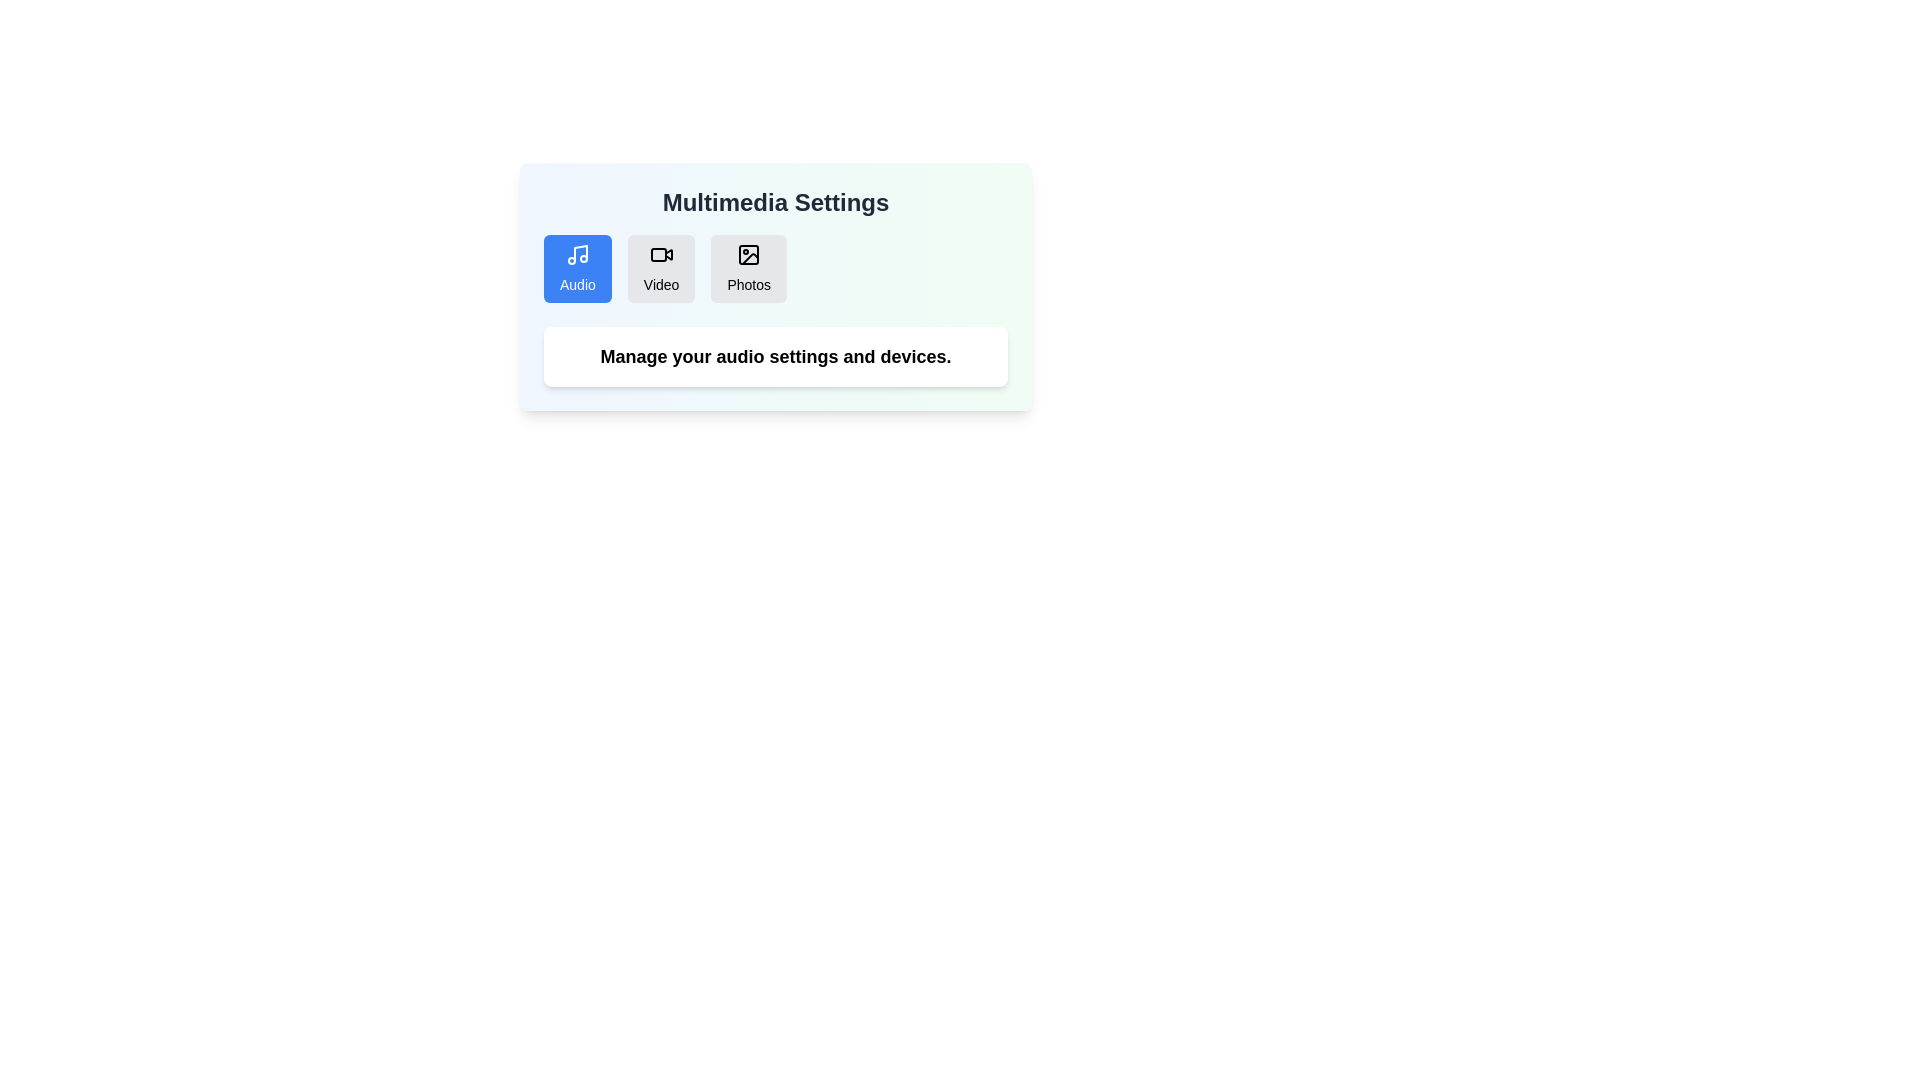 This screenshot has height=1080, width=1920. I want to click on text label indicating audio settings located at the bottom of the audio options button, which is the first element in the multimedia selection row, so click(576, 285).